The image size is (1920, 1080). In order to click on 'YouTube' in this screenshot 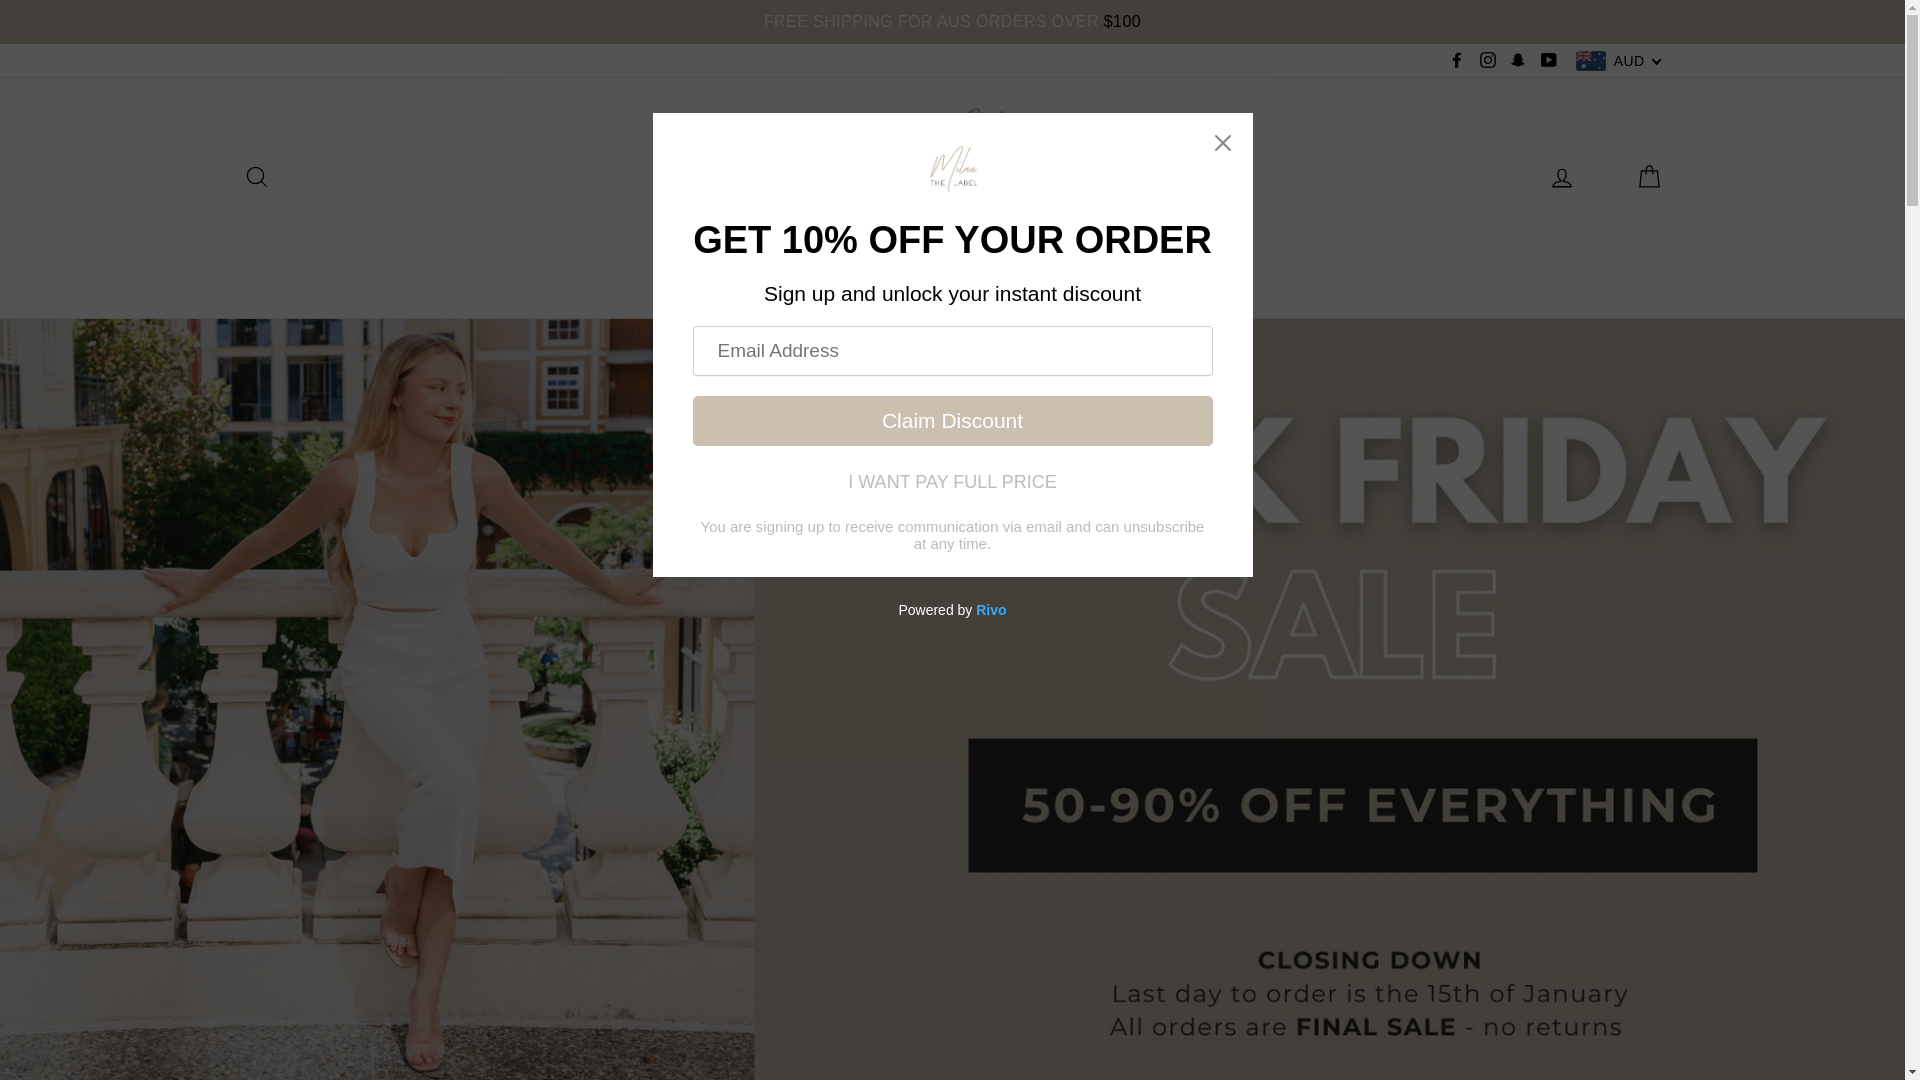, I will do `click(1548, 59)`.